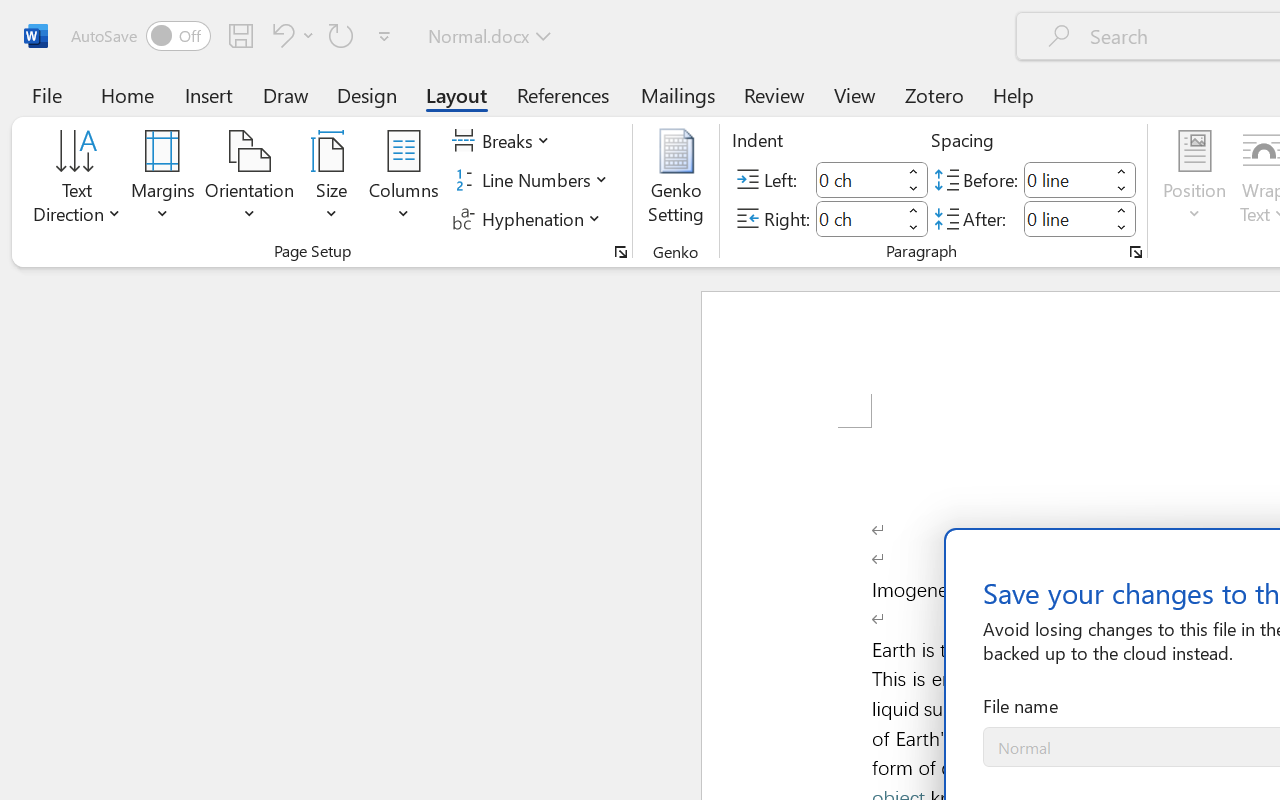  What do you see at coordinates (620, 251) in the screenshot?
I see `'Page Setup...'` at bounding box center [620, 251].